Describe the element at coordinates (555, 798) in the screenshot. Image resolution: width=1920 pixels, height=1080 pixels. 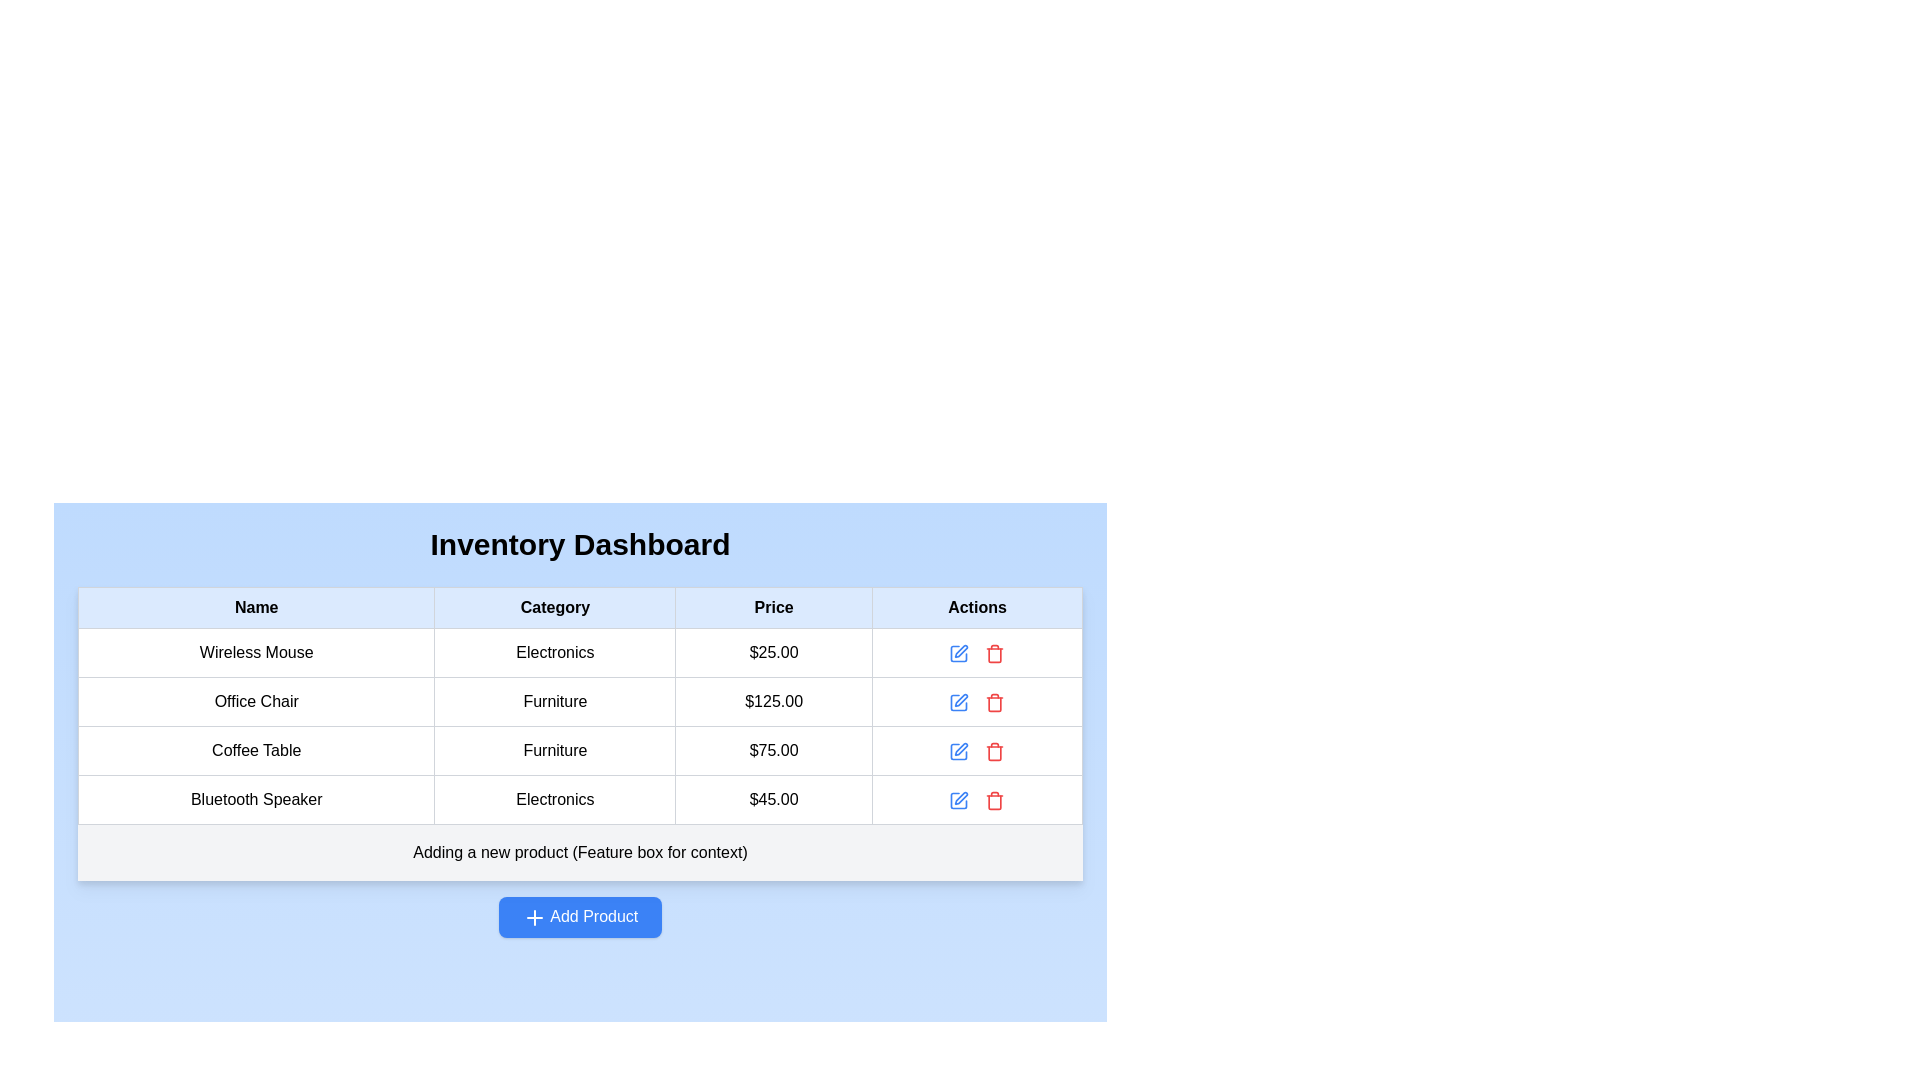
I see `the Text Label that represents the category 'Electronics' for the 'Bluetooth Speaker' item in the inventory table, located in the last row of the 'Category' column` at that location.